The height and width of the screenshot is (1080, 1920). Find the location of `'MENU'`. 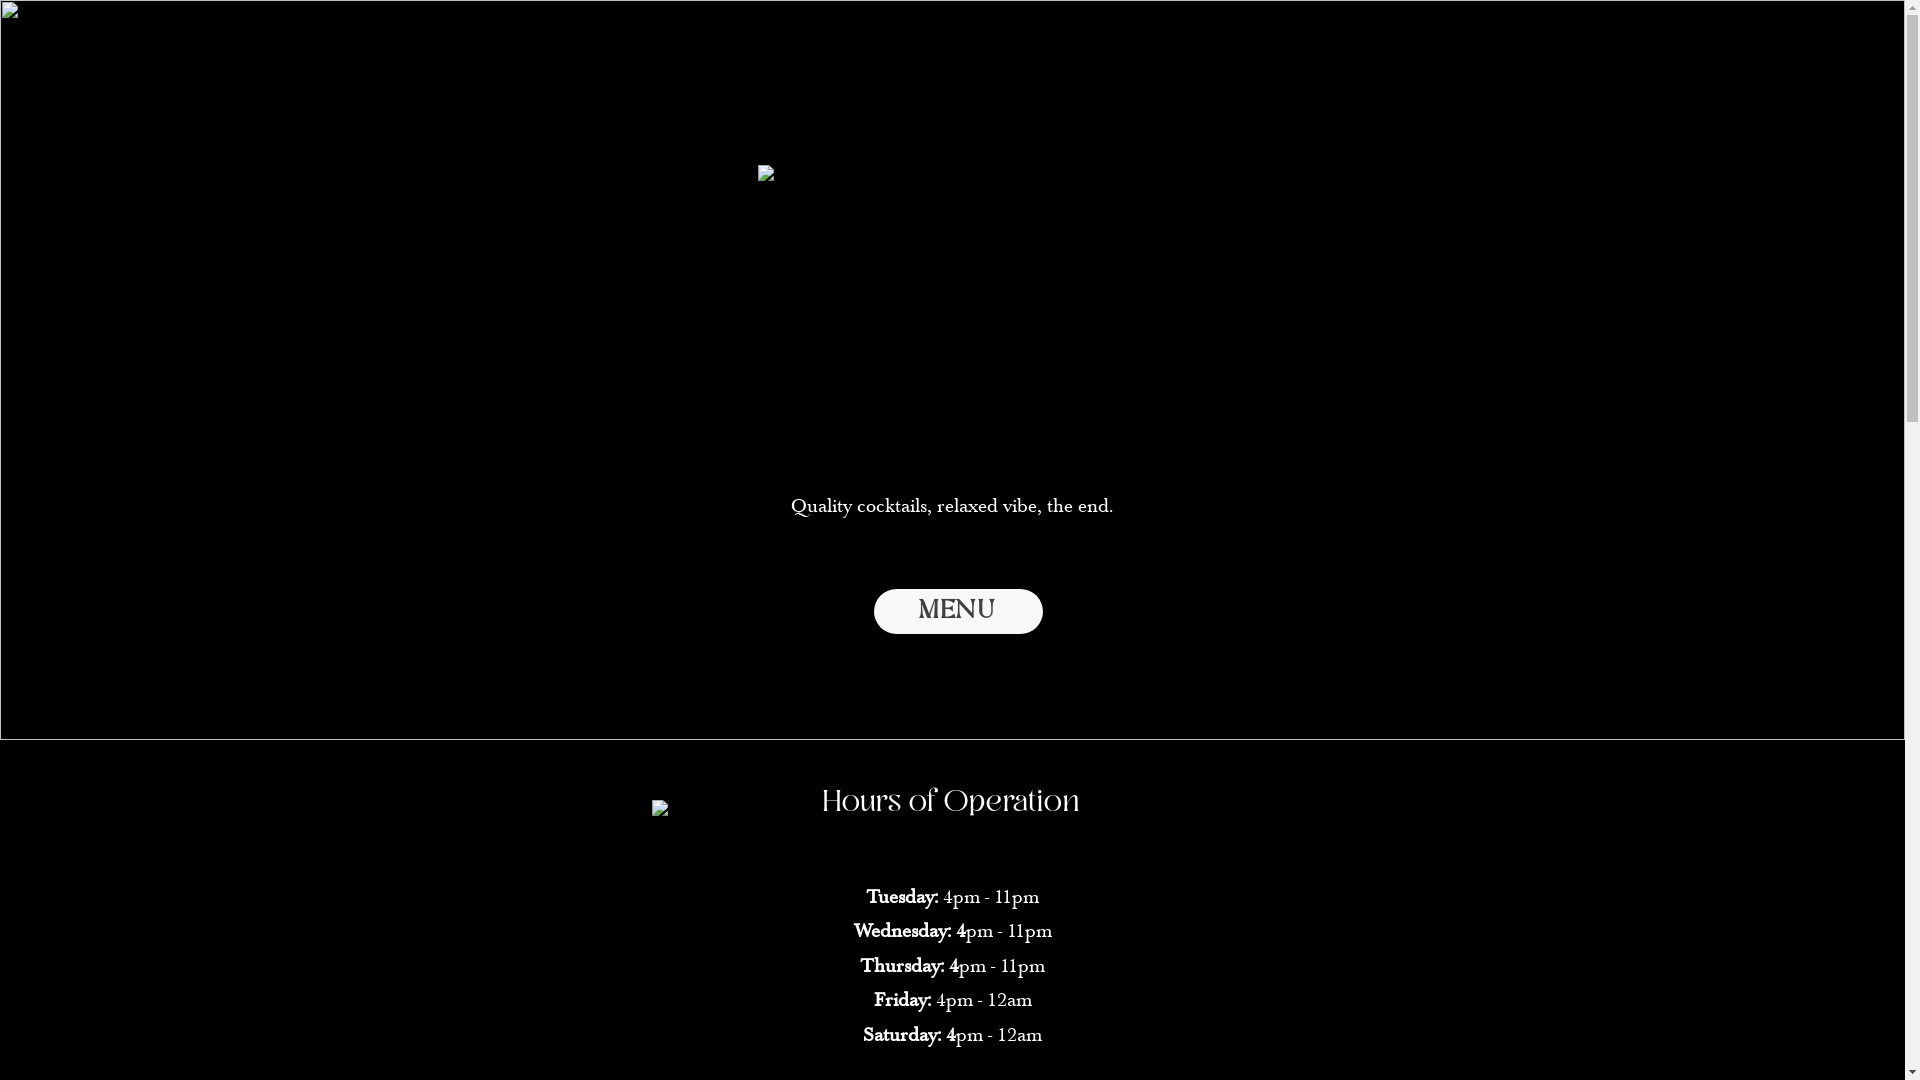

'MENU' is located at coordinates (957, 610).